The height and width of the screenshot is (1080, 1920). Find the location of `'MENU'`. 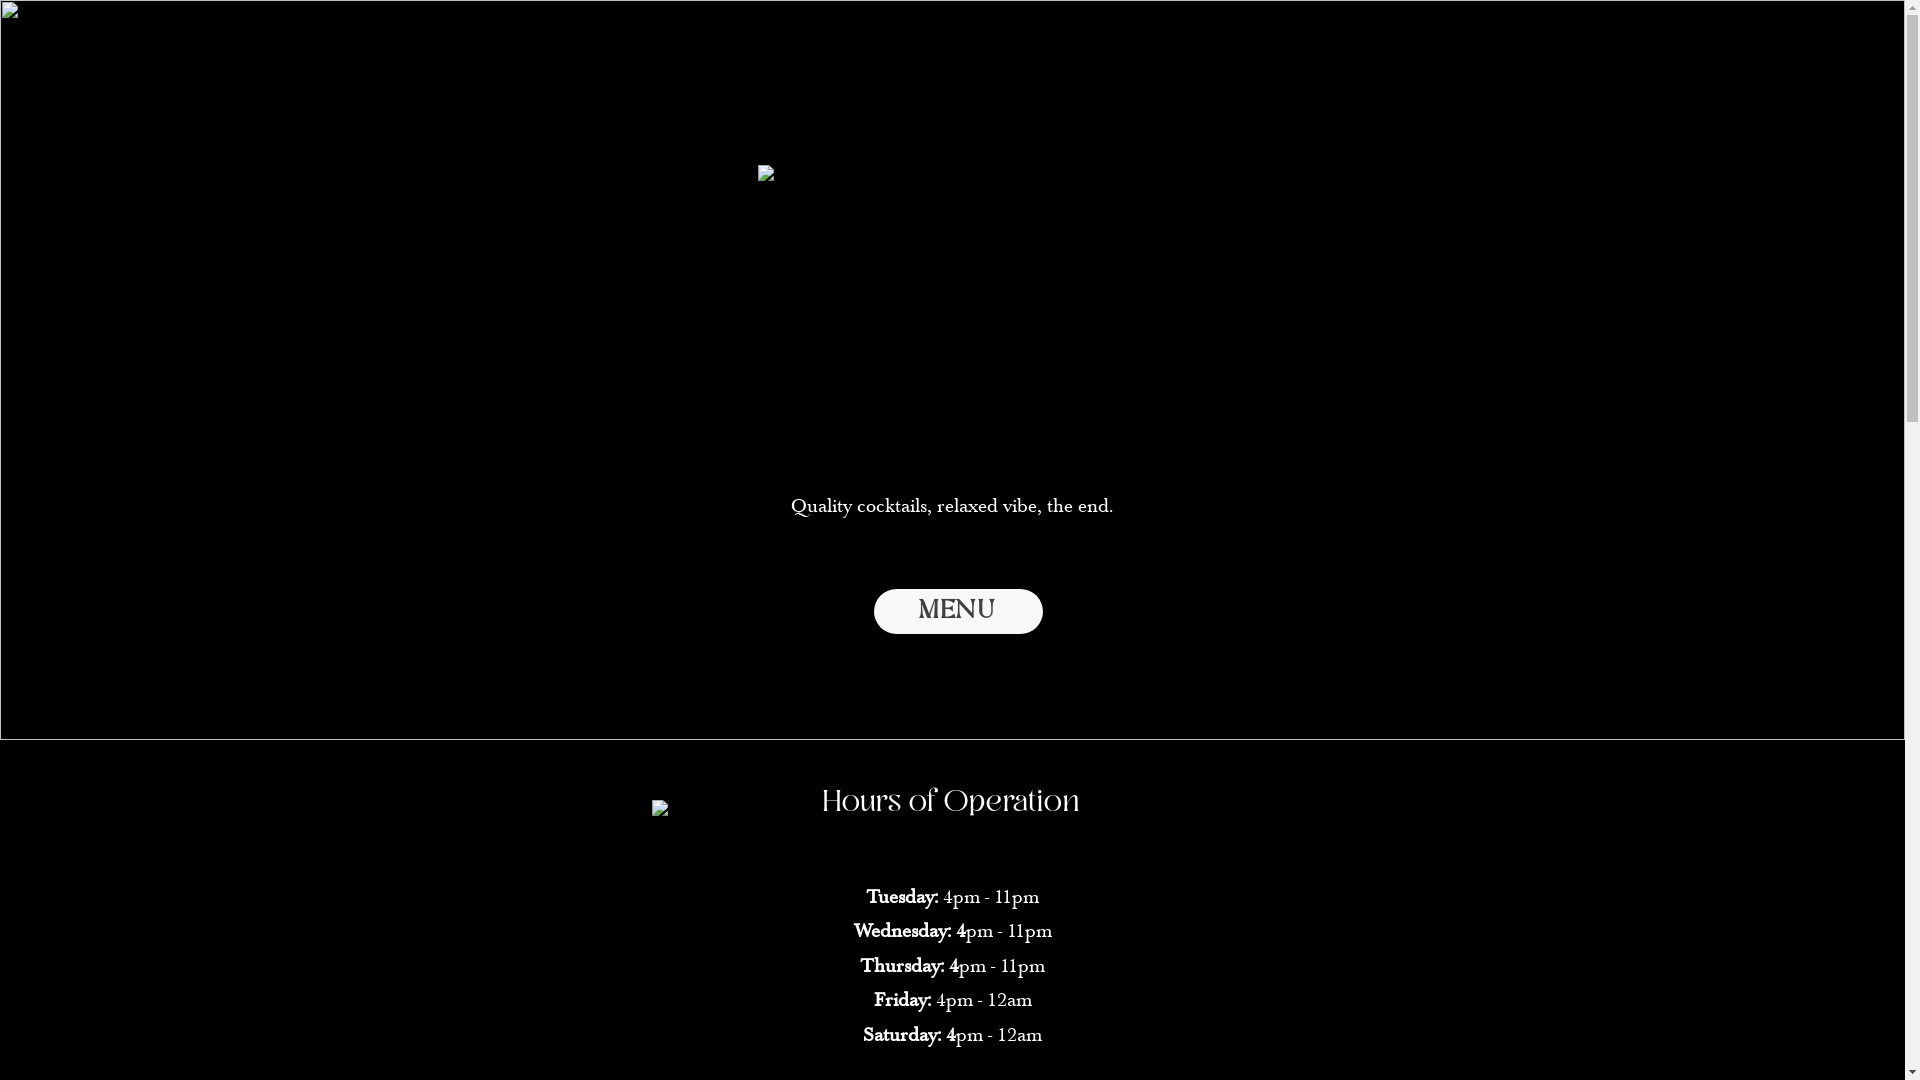

'MENU' is located at coordinates (957, 610).